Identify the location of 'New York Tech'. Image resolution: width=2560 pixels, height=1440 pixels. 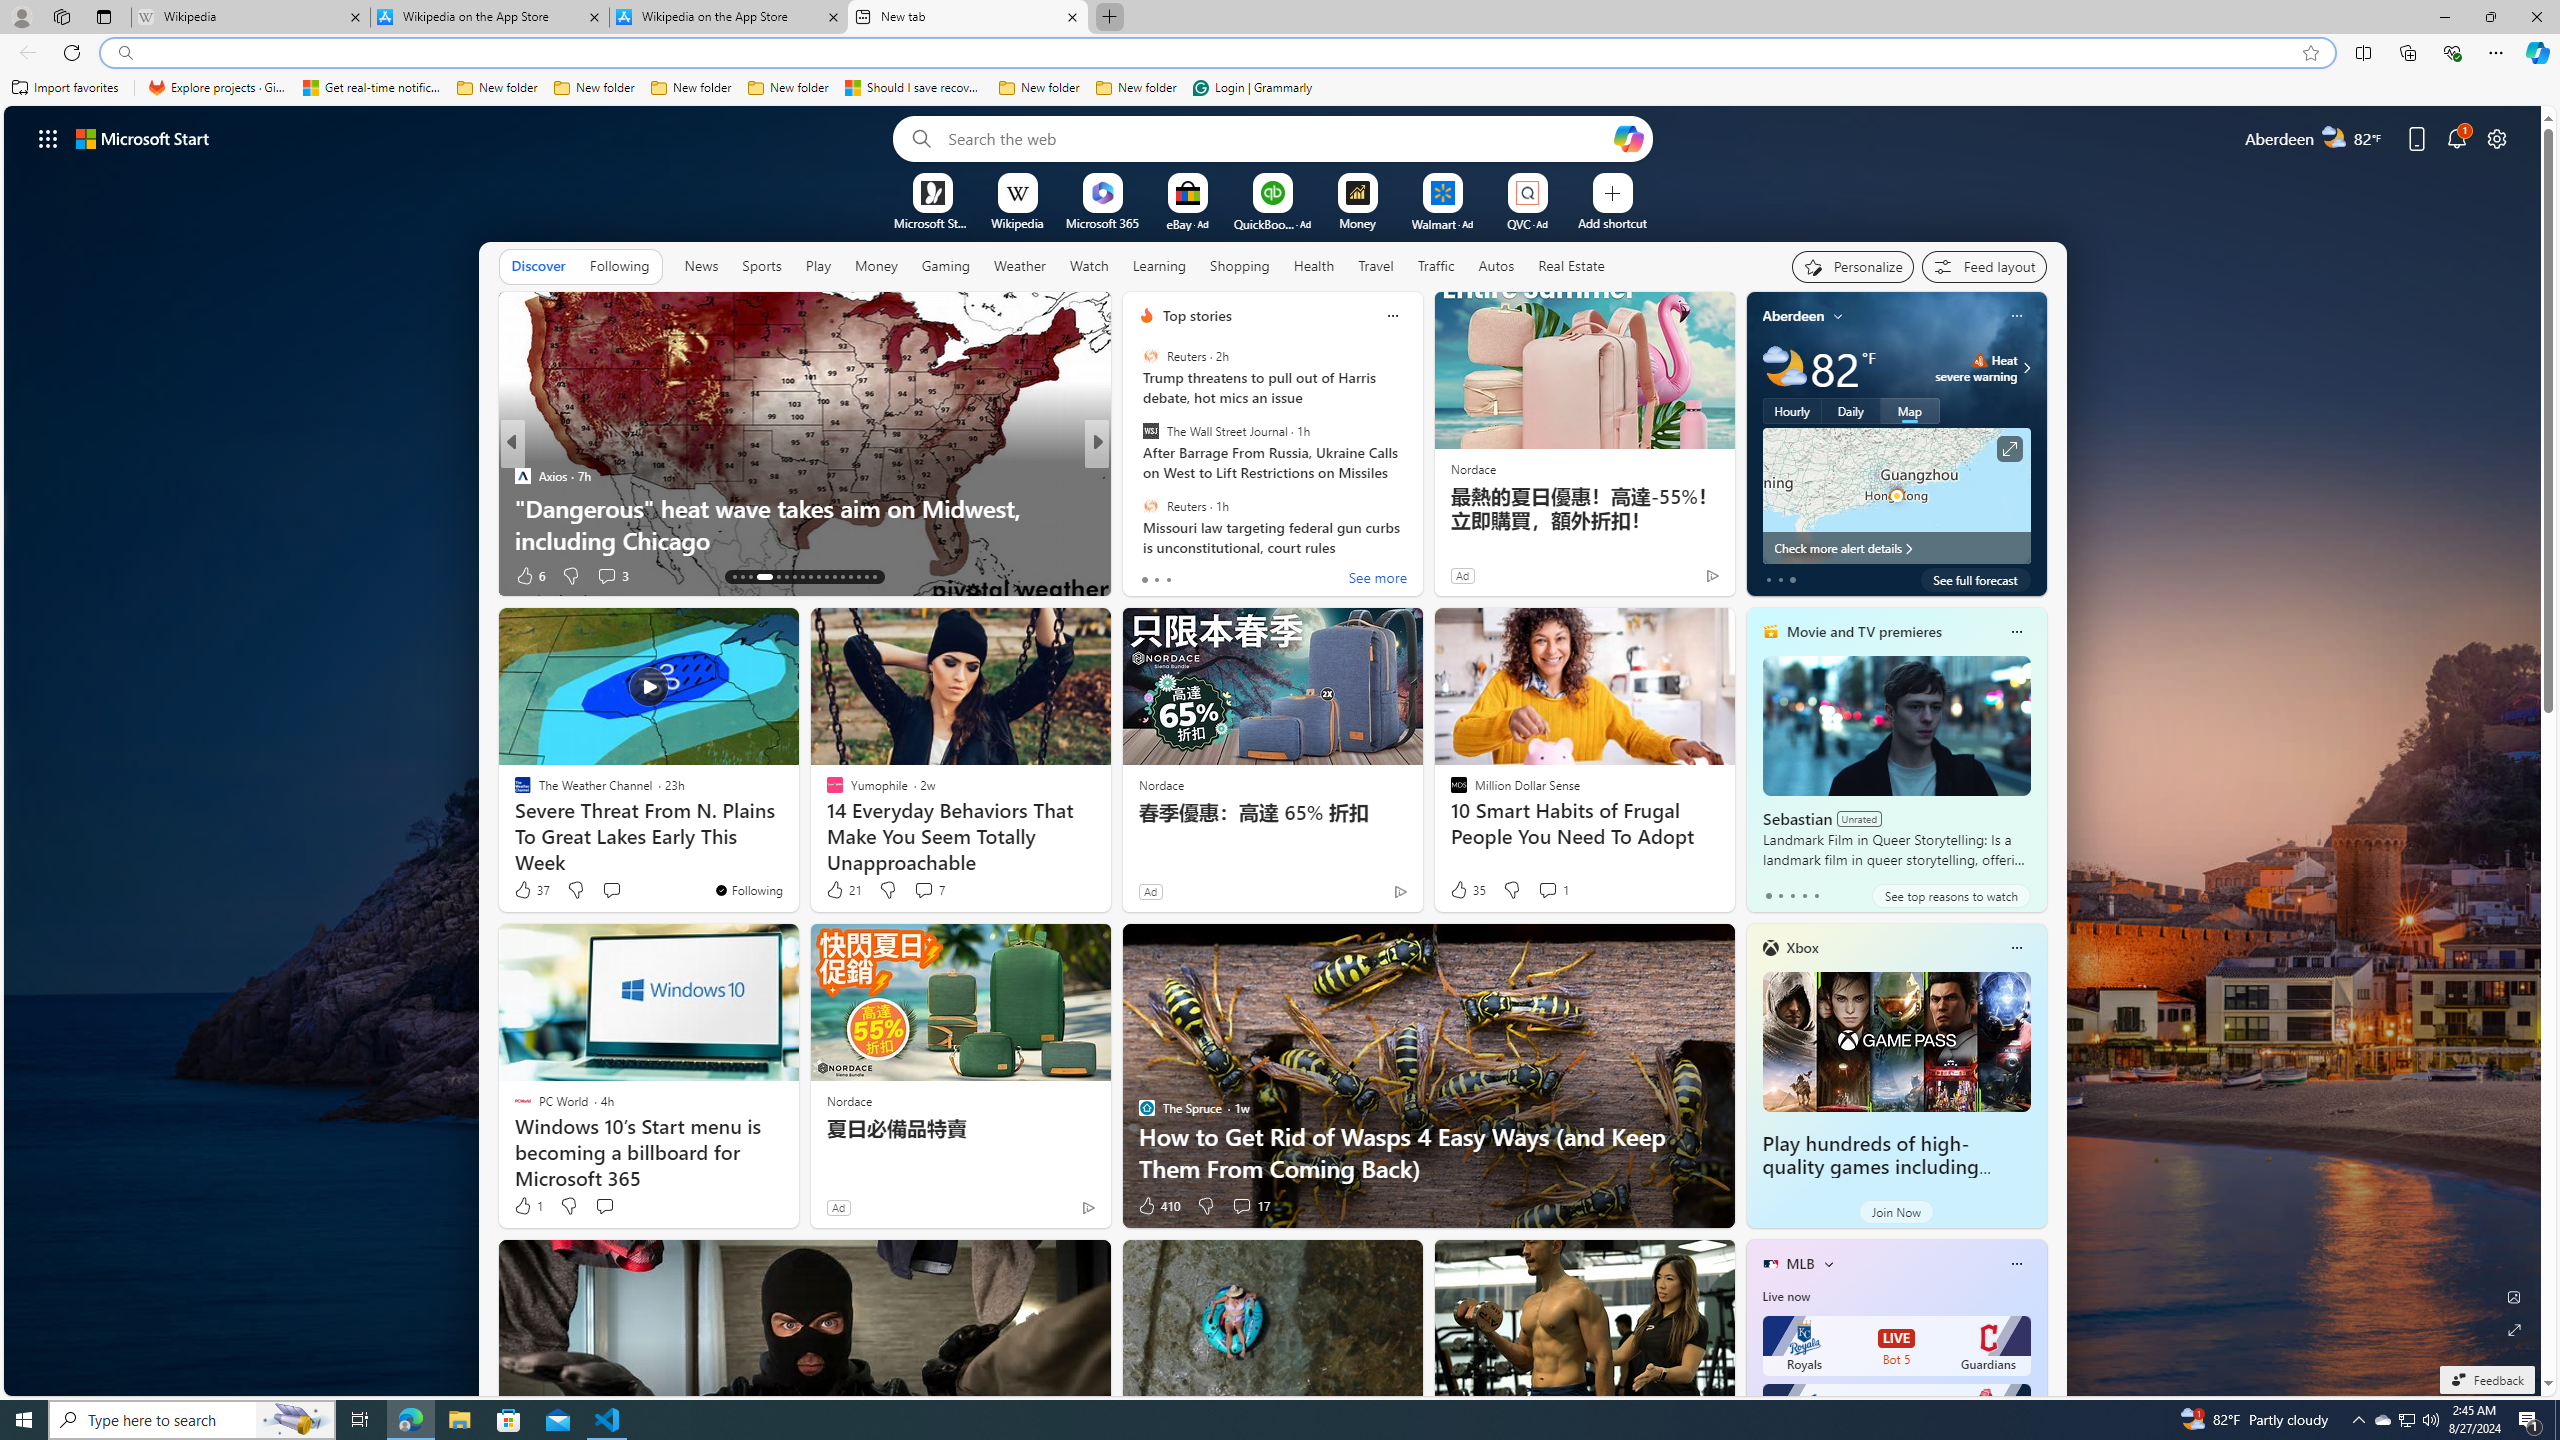
(1137, 474).